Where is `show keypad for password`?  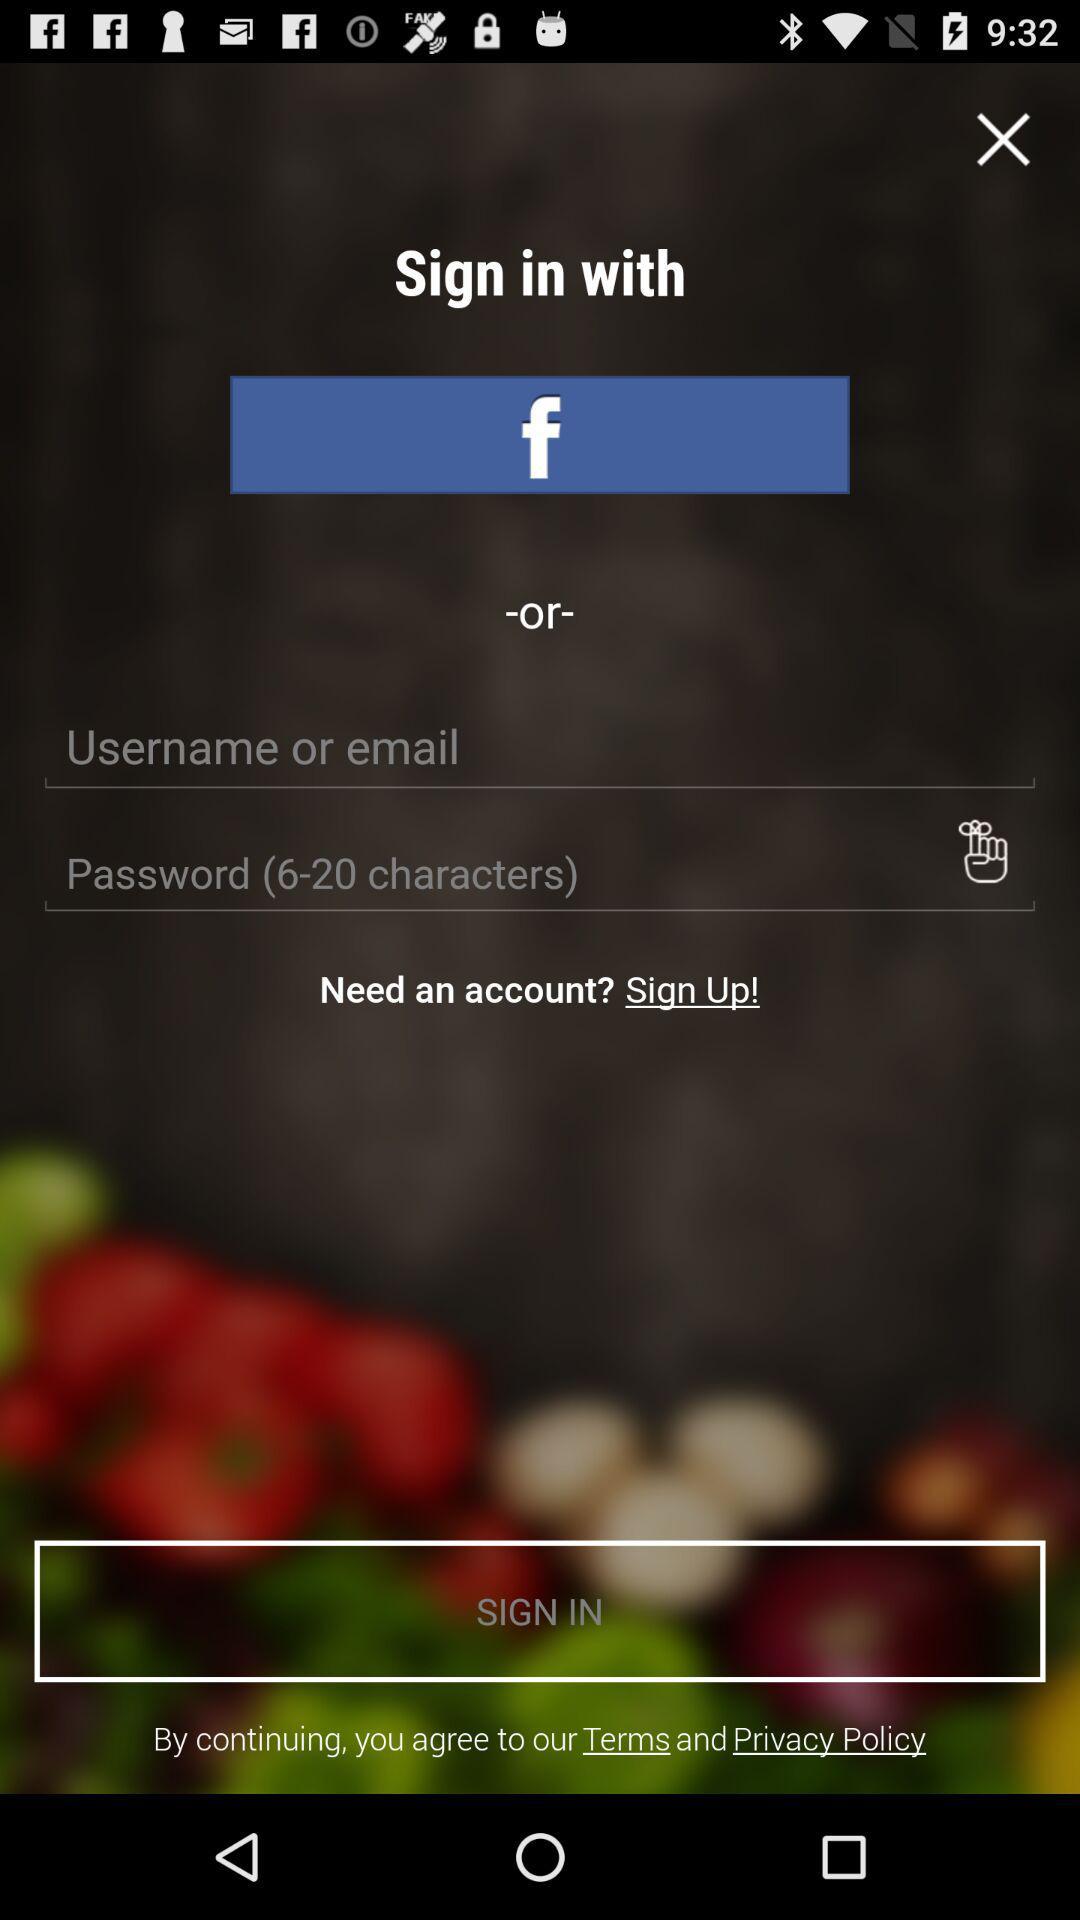
show keypad for password is located at coordinates (981, 851).